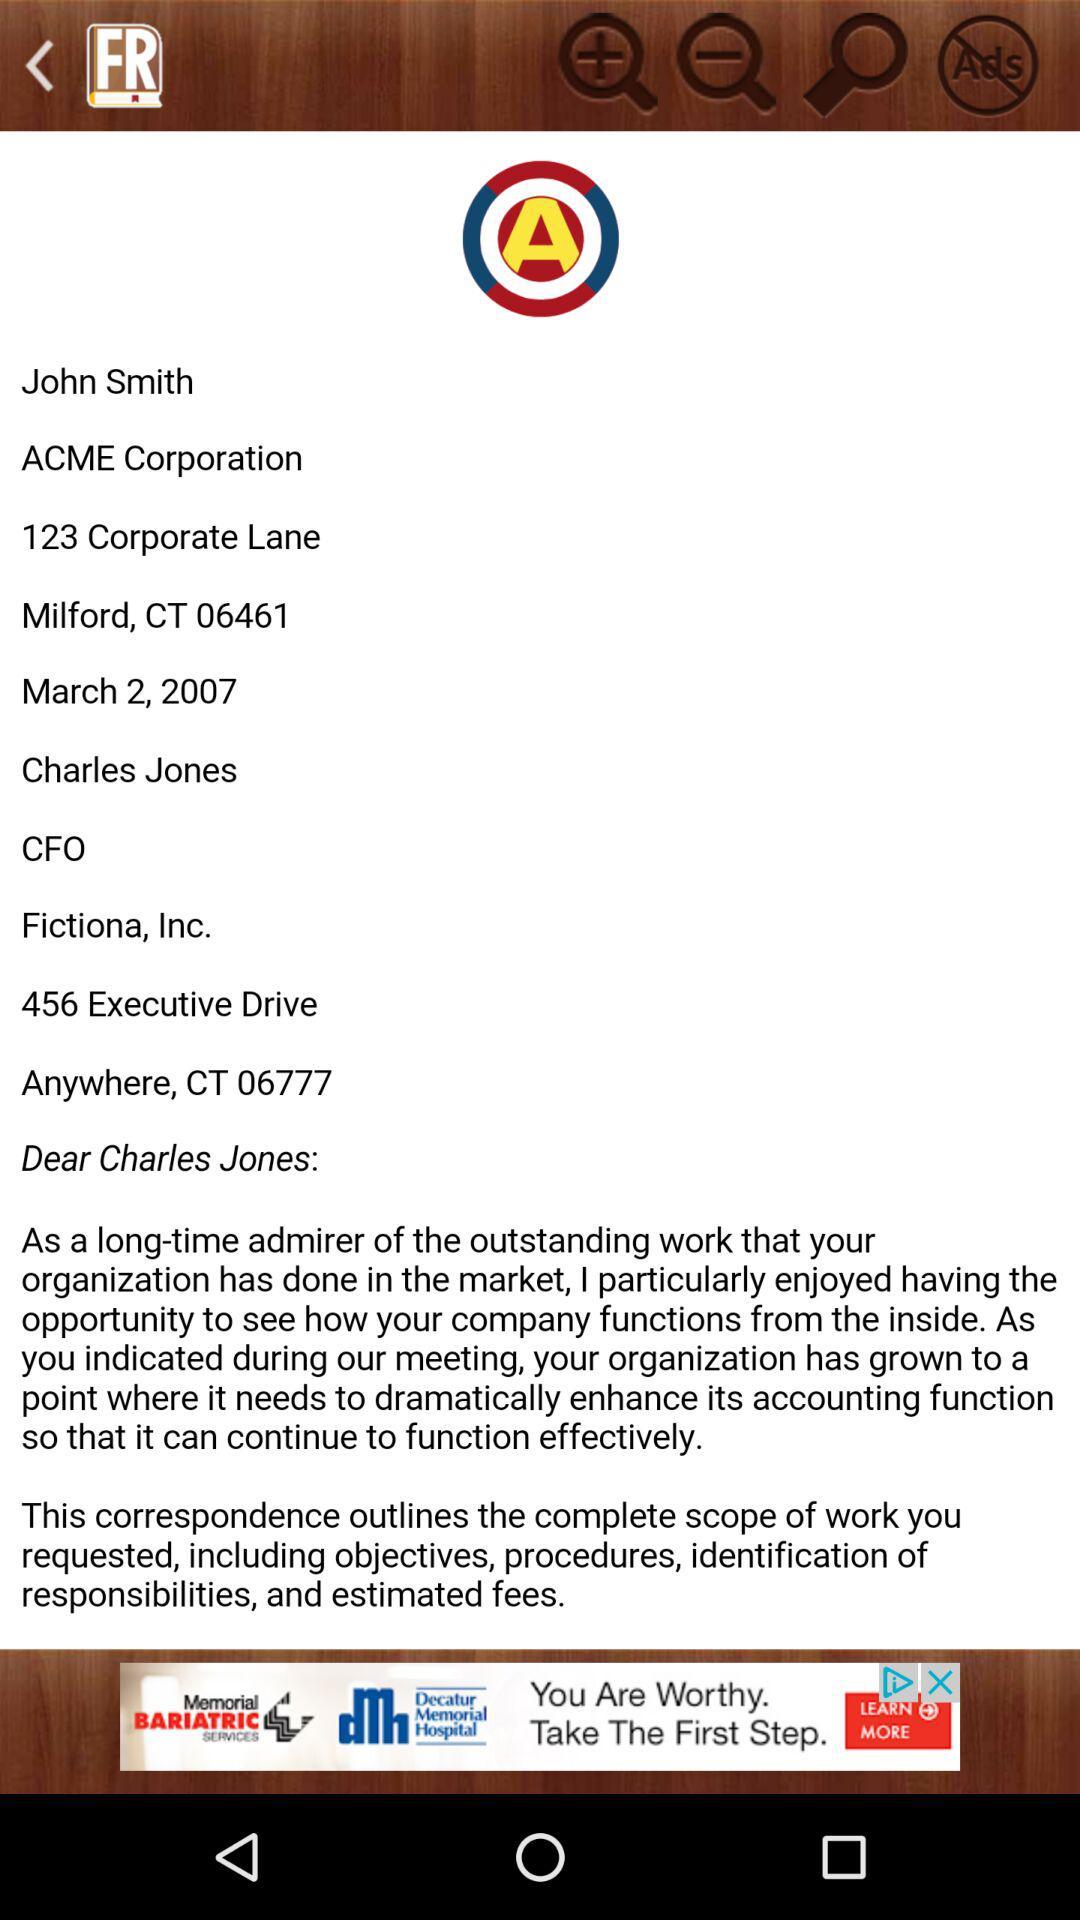  I want to click on previous, so click(39, 65).